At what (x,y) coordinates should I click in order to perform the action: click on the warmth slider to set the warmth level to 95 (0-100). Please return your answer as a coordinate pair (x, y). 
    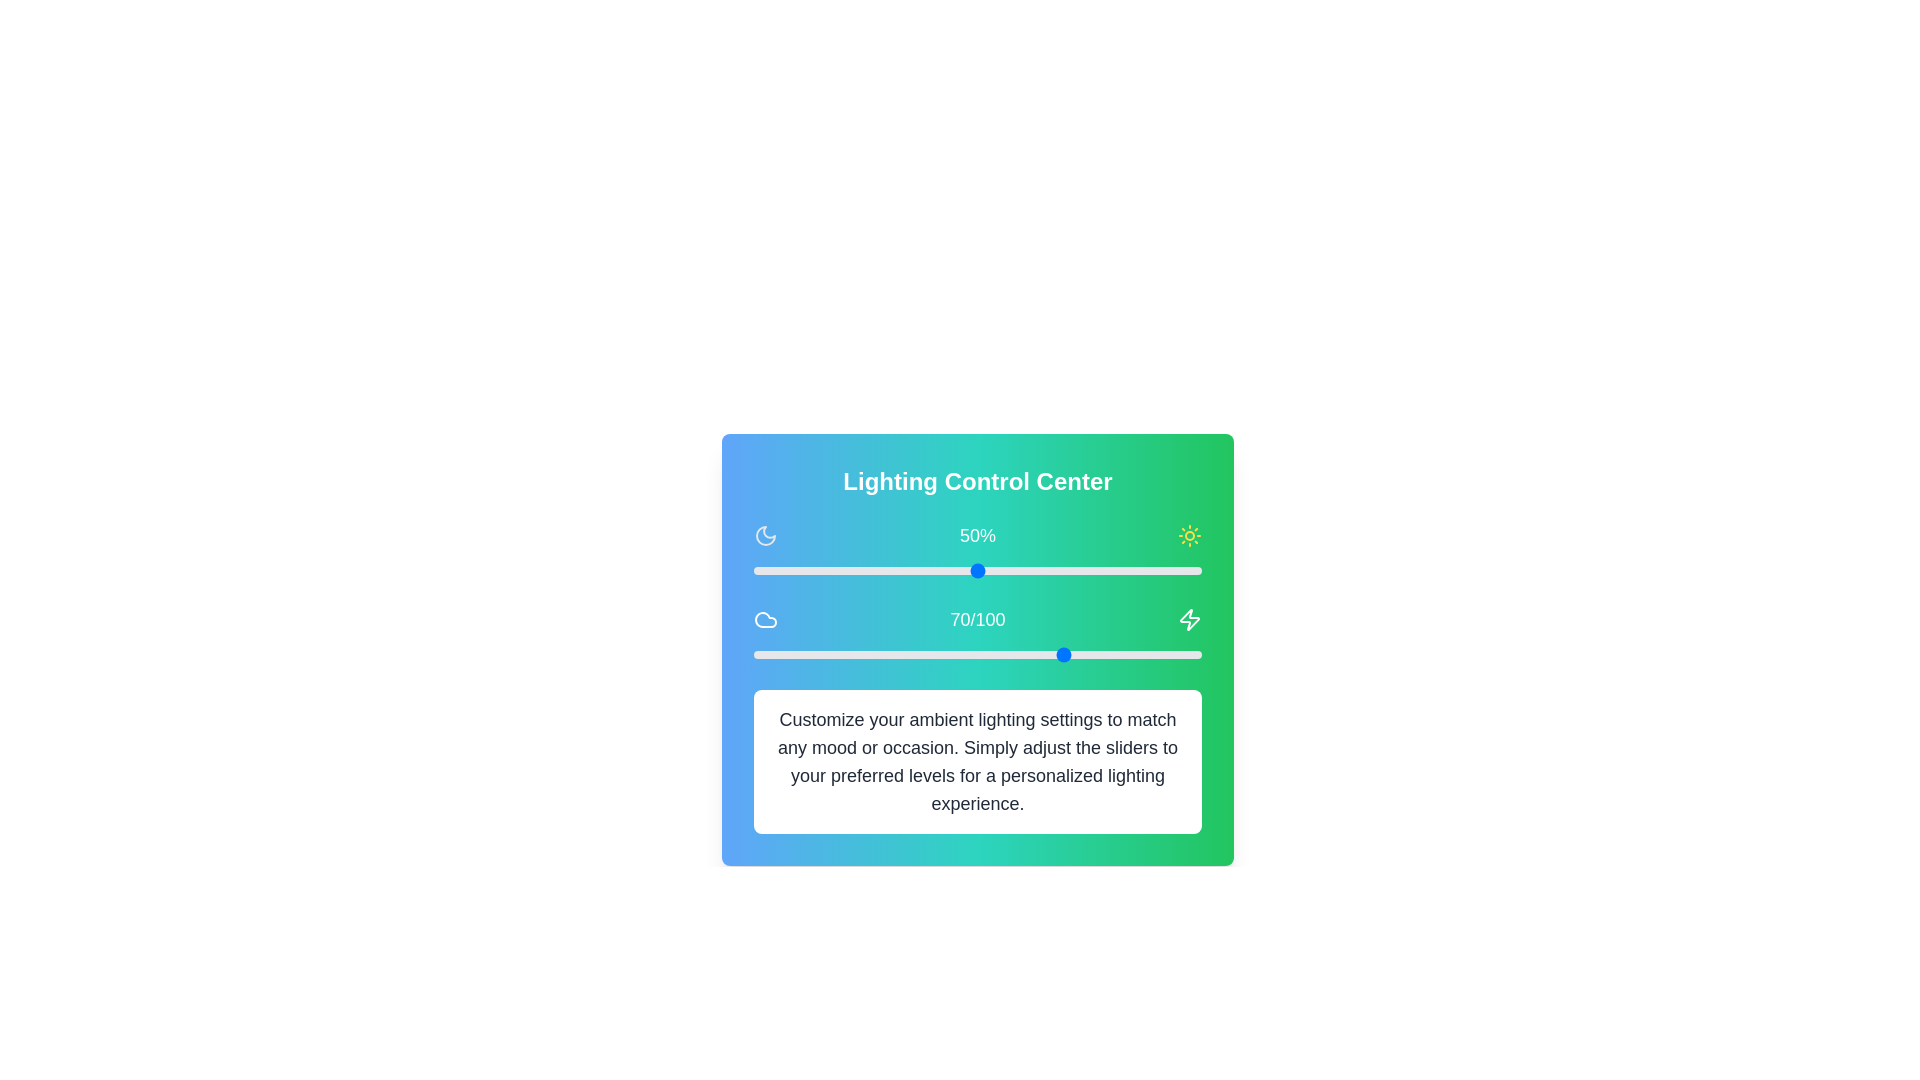
    Looking at the image, I should click on (1179, 655).